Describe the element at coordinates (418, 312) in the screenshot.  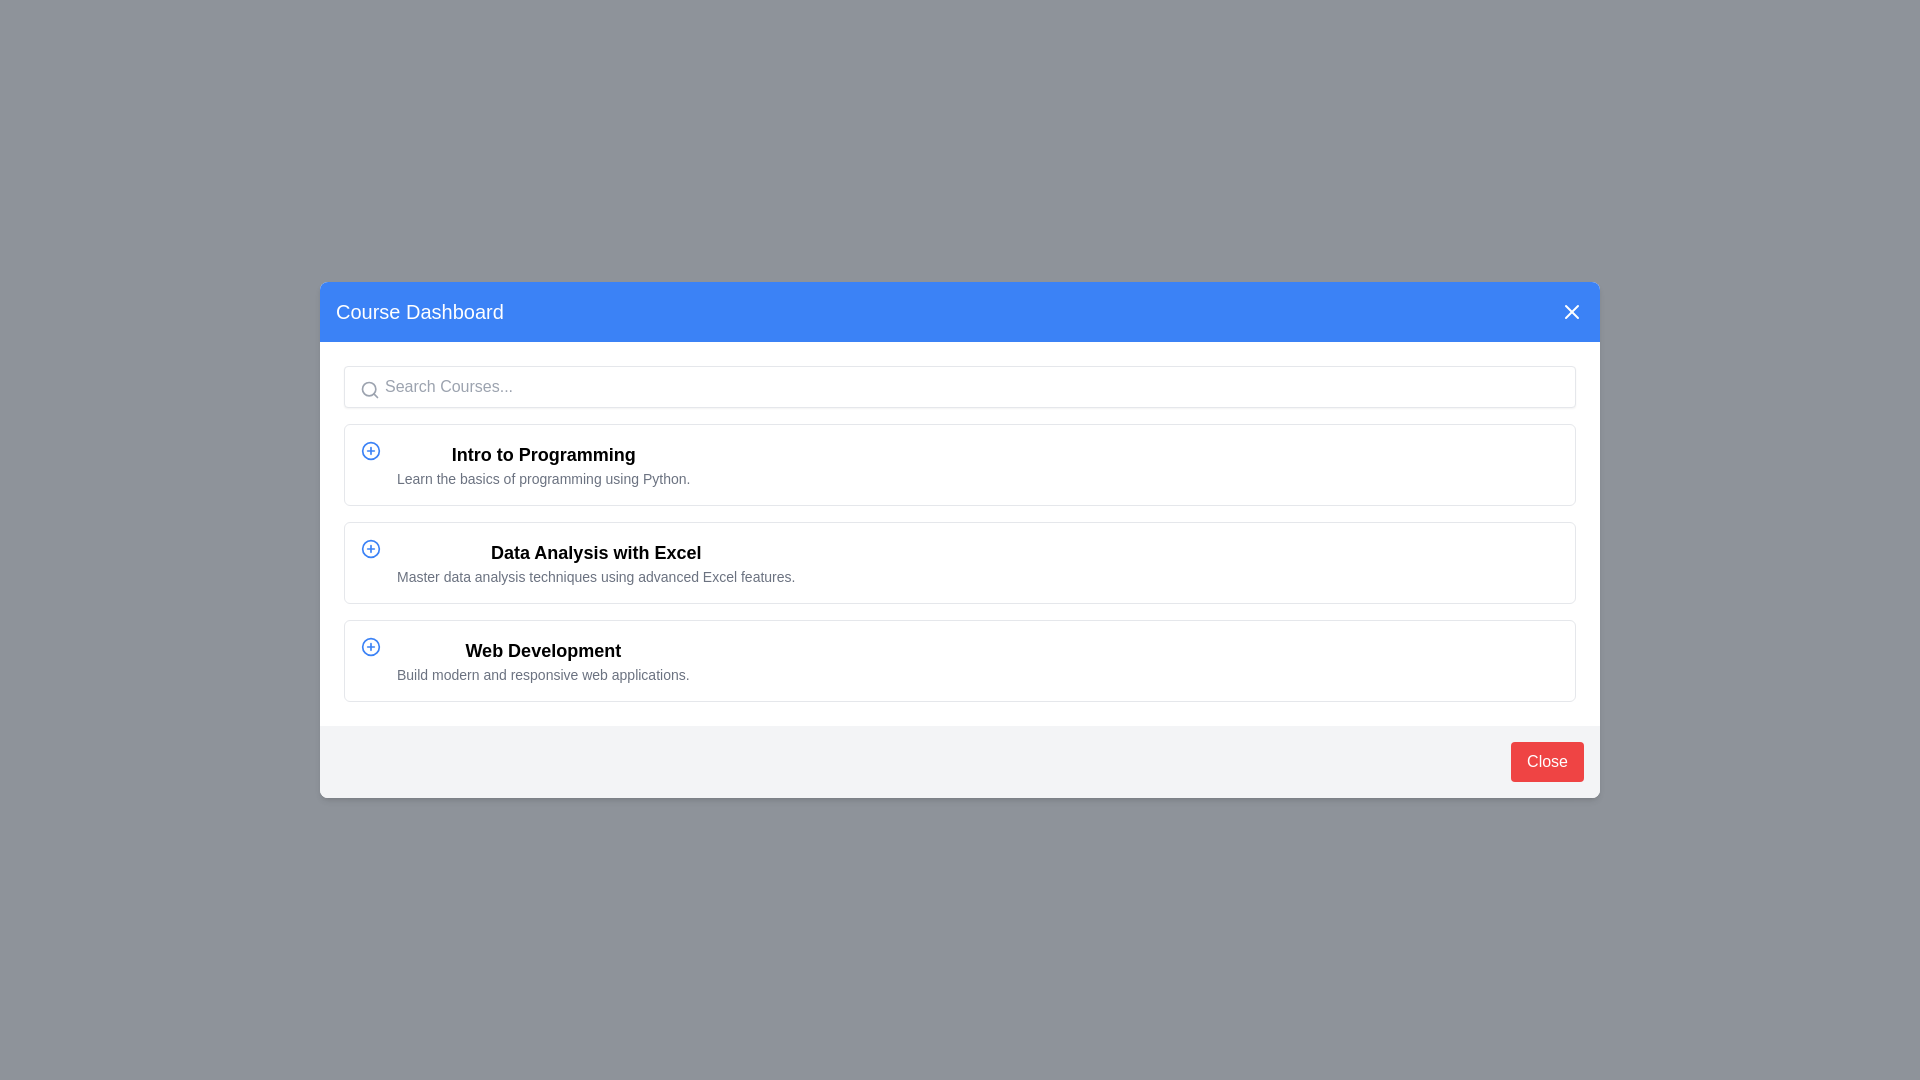
I see `the Text Label that serves as the title of the modal dialog, which is positioned at the top left of the blue header bar in the modal window` at that location.